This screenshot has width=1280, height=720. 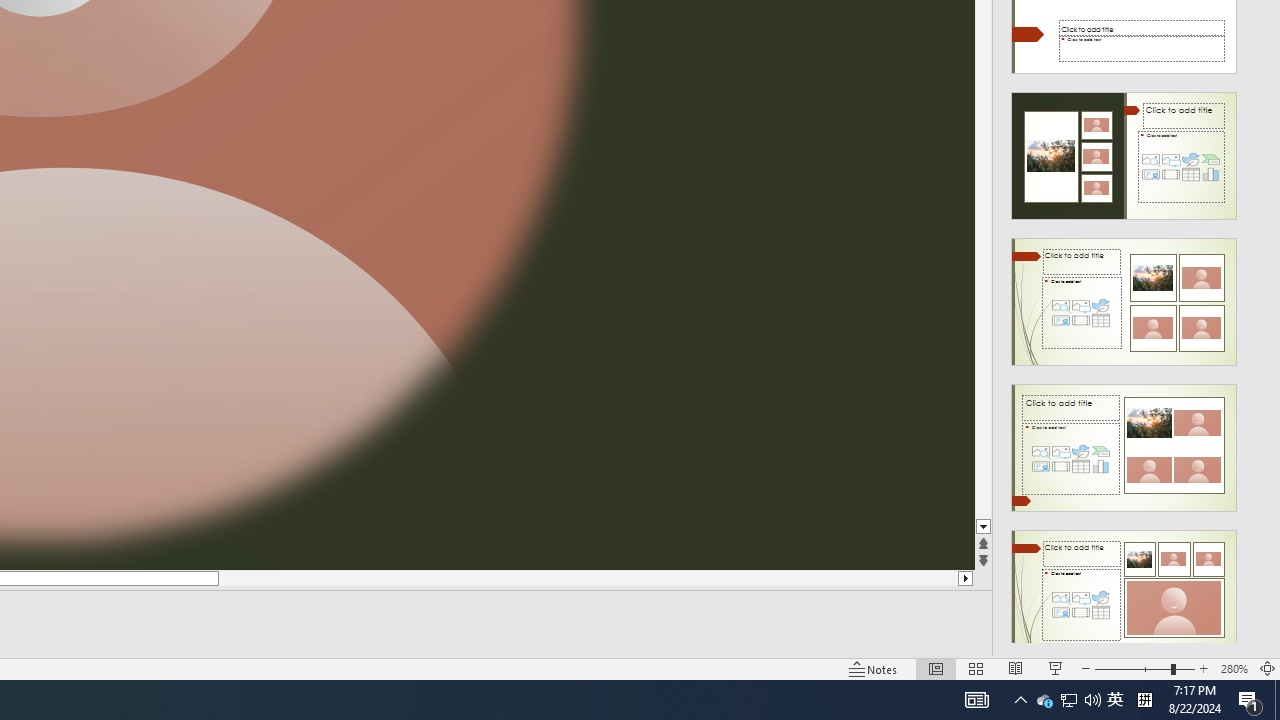 I want to click on 'Design Idea', so click(x=1124, y=586).